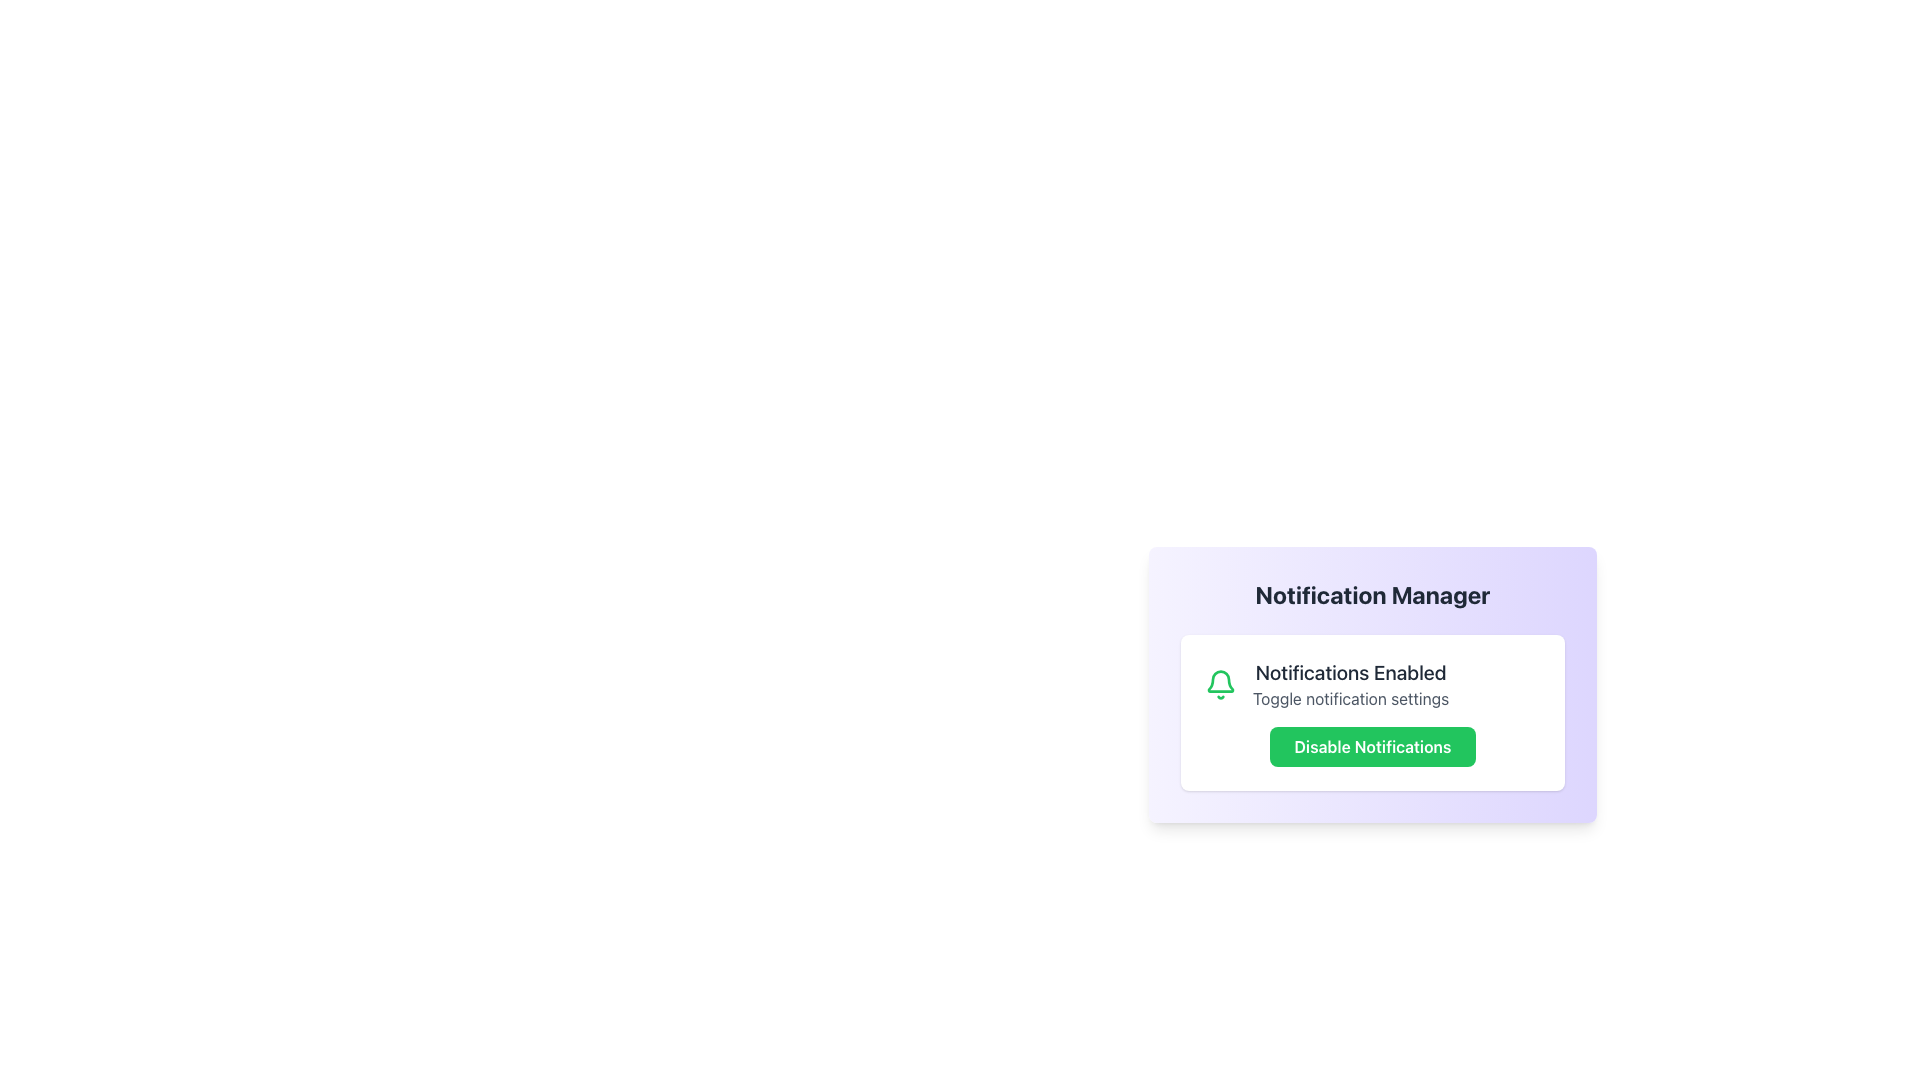 This screenshot has width=1920, height=1080. Describe the element at coordinates (1351, 684) in the screenshot. I see `notification status text that indicates notifications are enabled and provides a subtitle for toggling notification settings, which is located to the right of the green bell icon` at that location.